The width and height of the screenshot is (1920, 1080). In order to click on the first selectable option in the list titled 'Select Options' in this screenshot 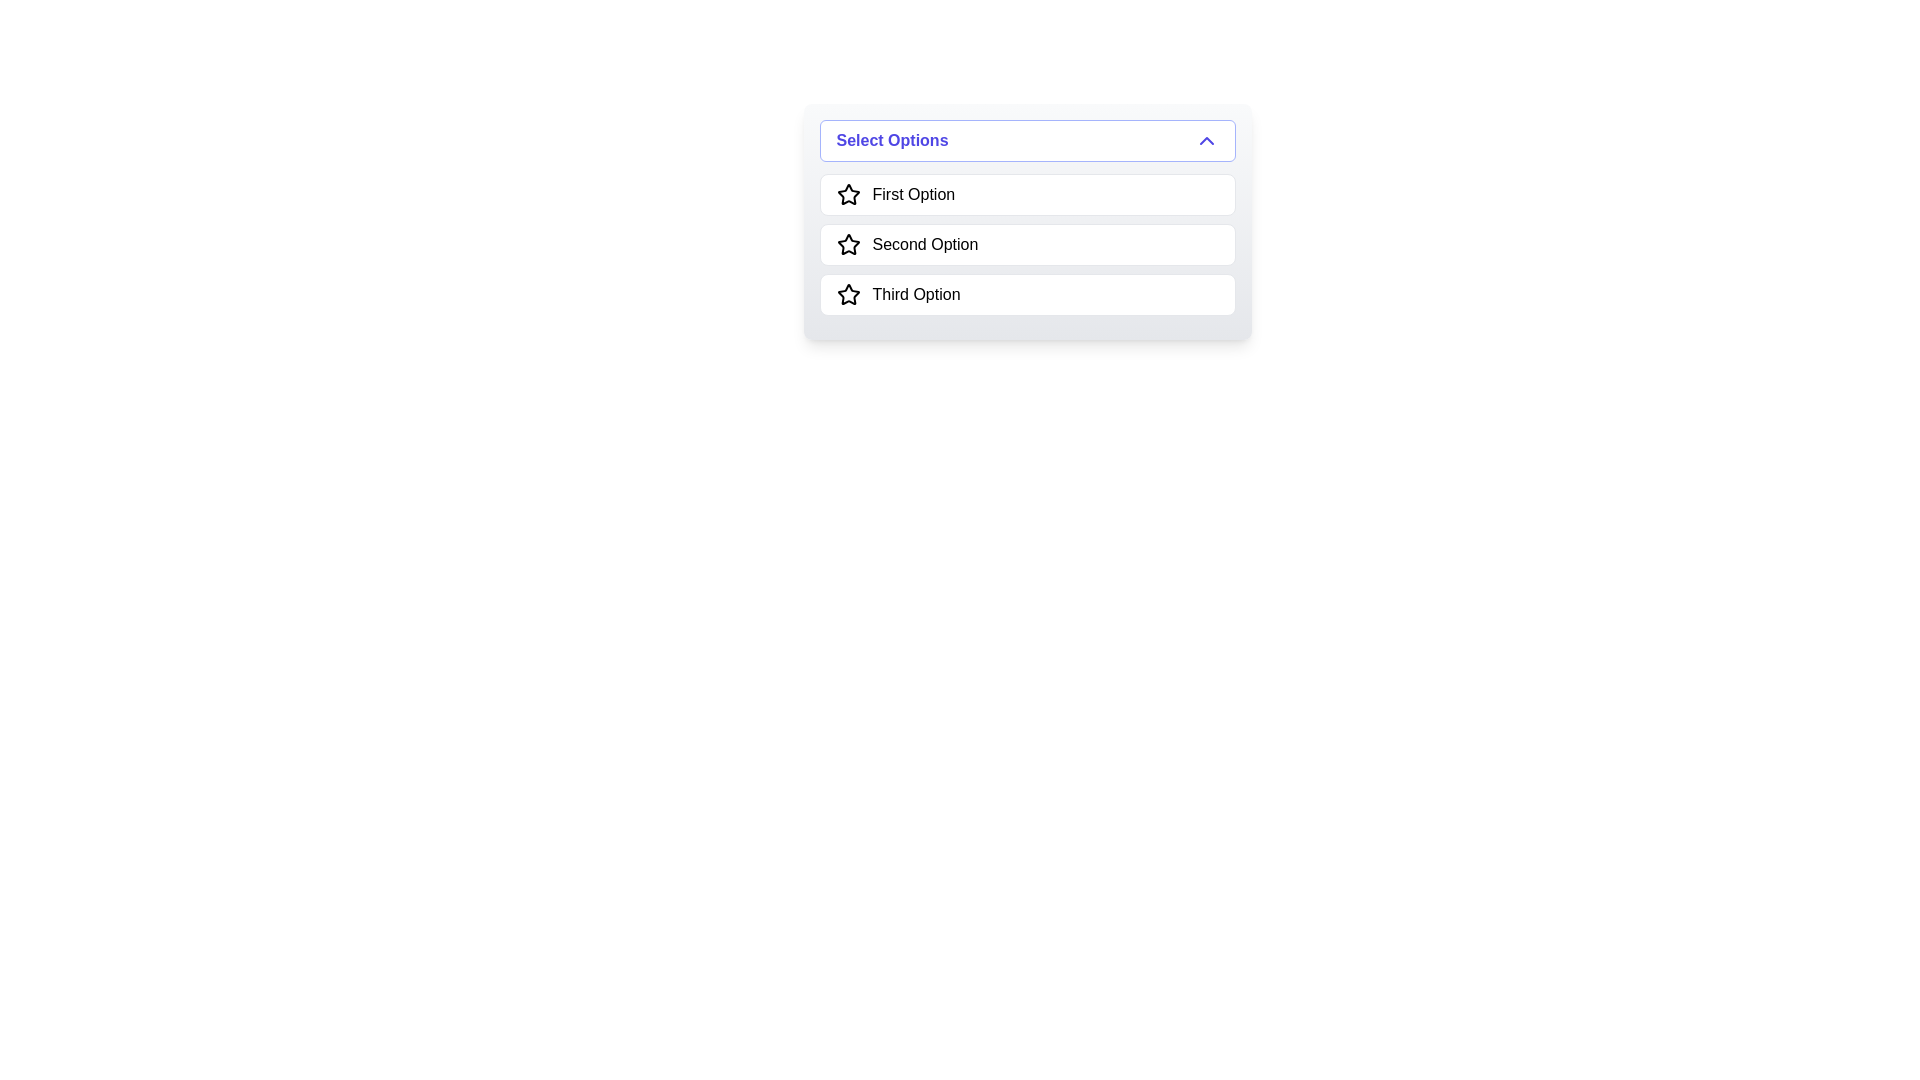, I will do `click(894, 195)`.